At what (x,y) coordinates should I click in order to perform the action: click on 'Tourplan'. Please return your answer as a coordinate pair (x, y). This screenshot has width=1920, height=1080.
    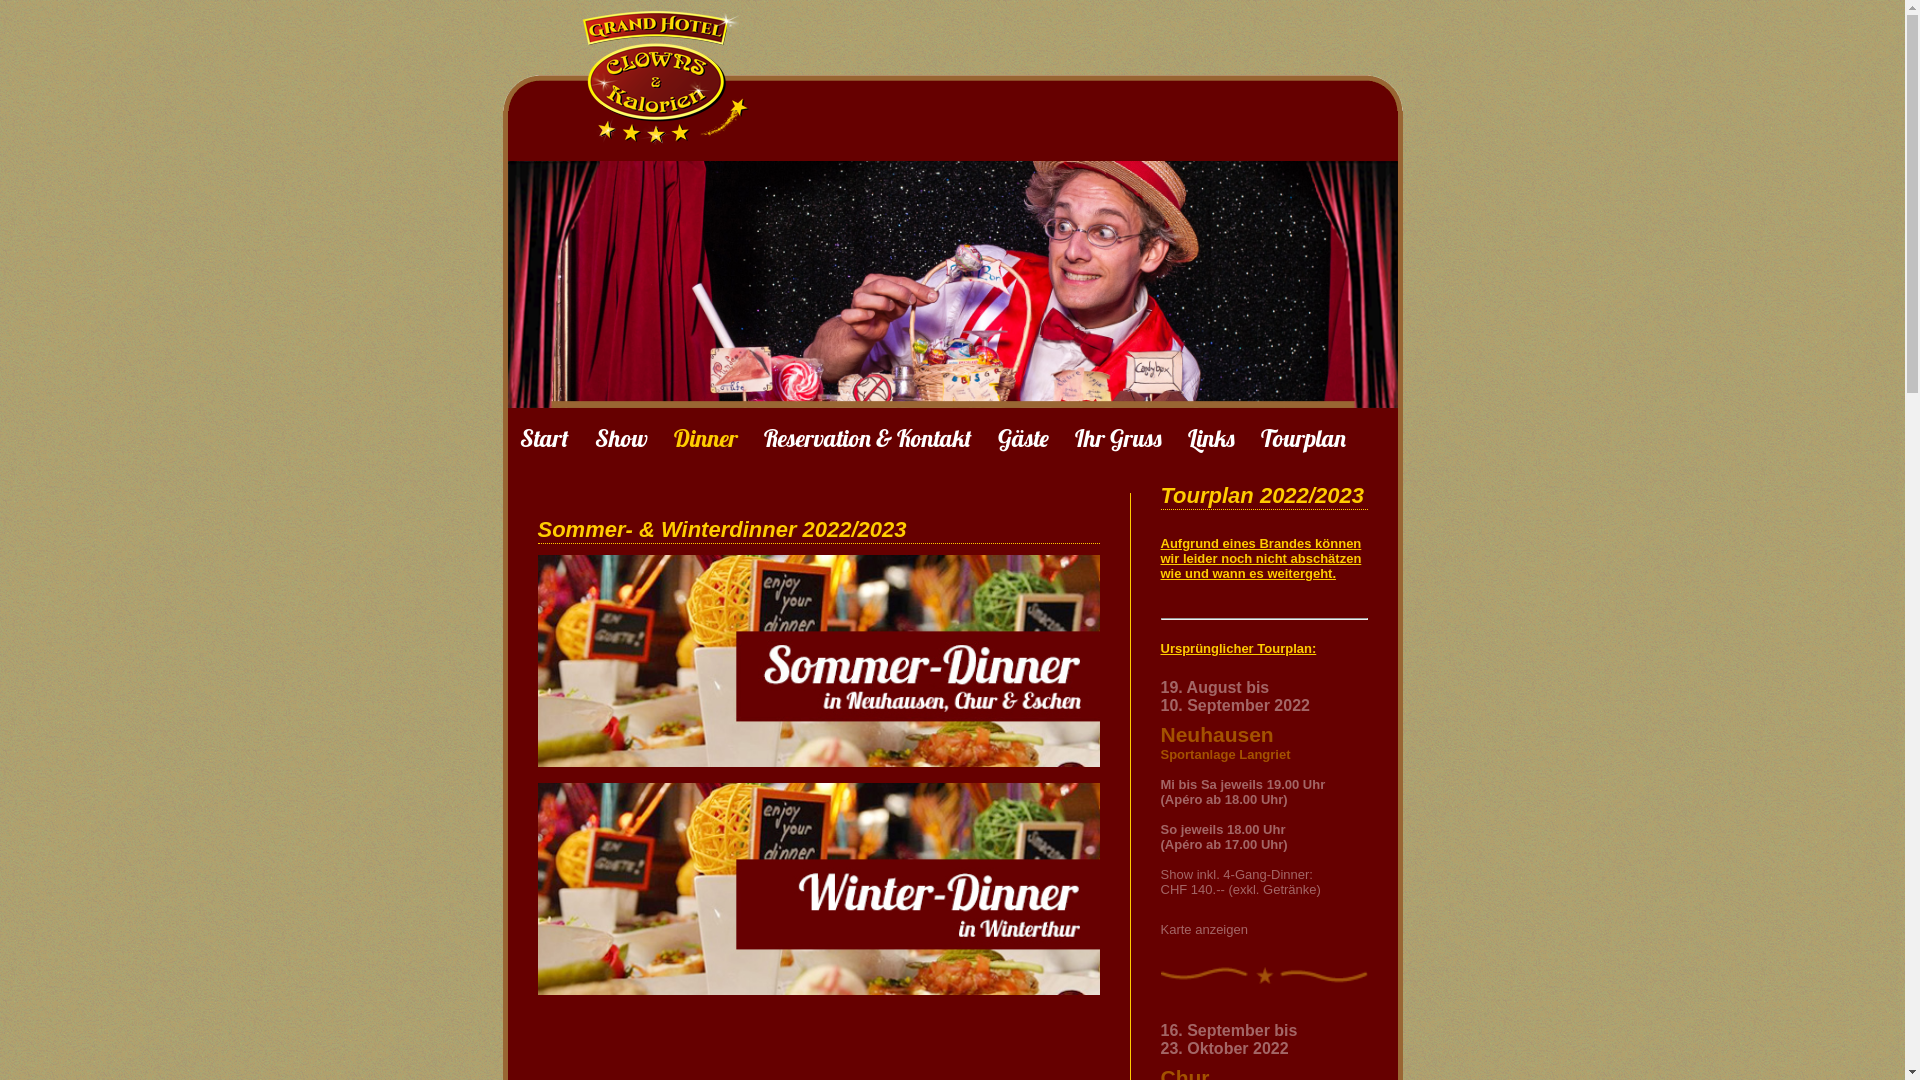
    Looking at the image, I should click on (1258, 437).